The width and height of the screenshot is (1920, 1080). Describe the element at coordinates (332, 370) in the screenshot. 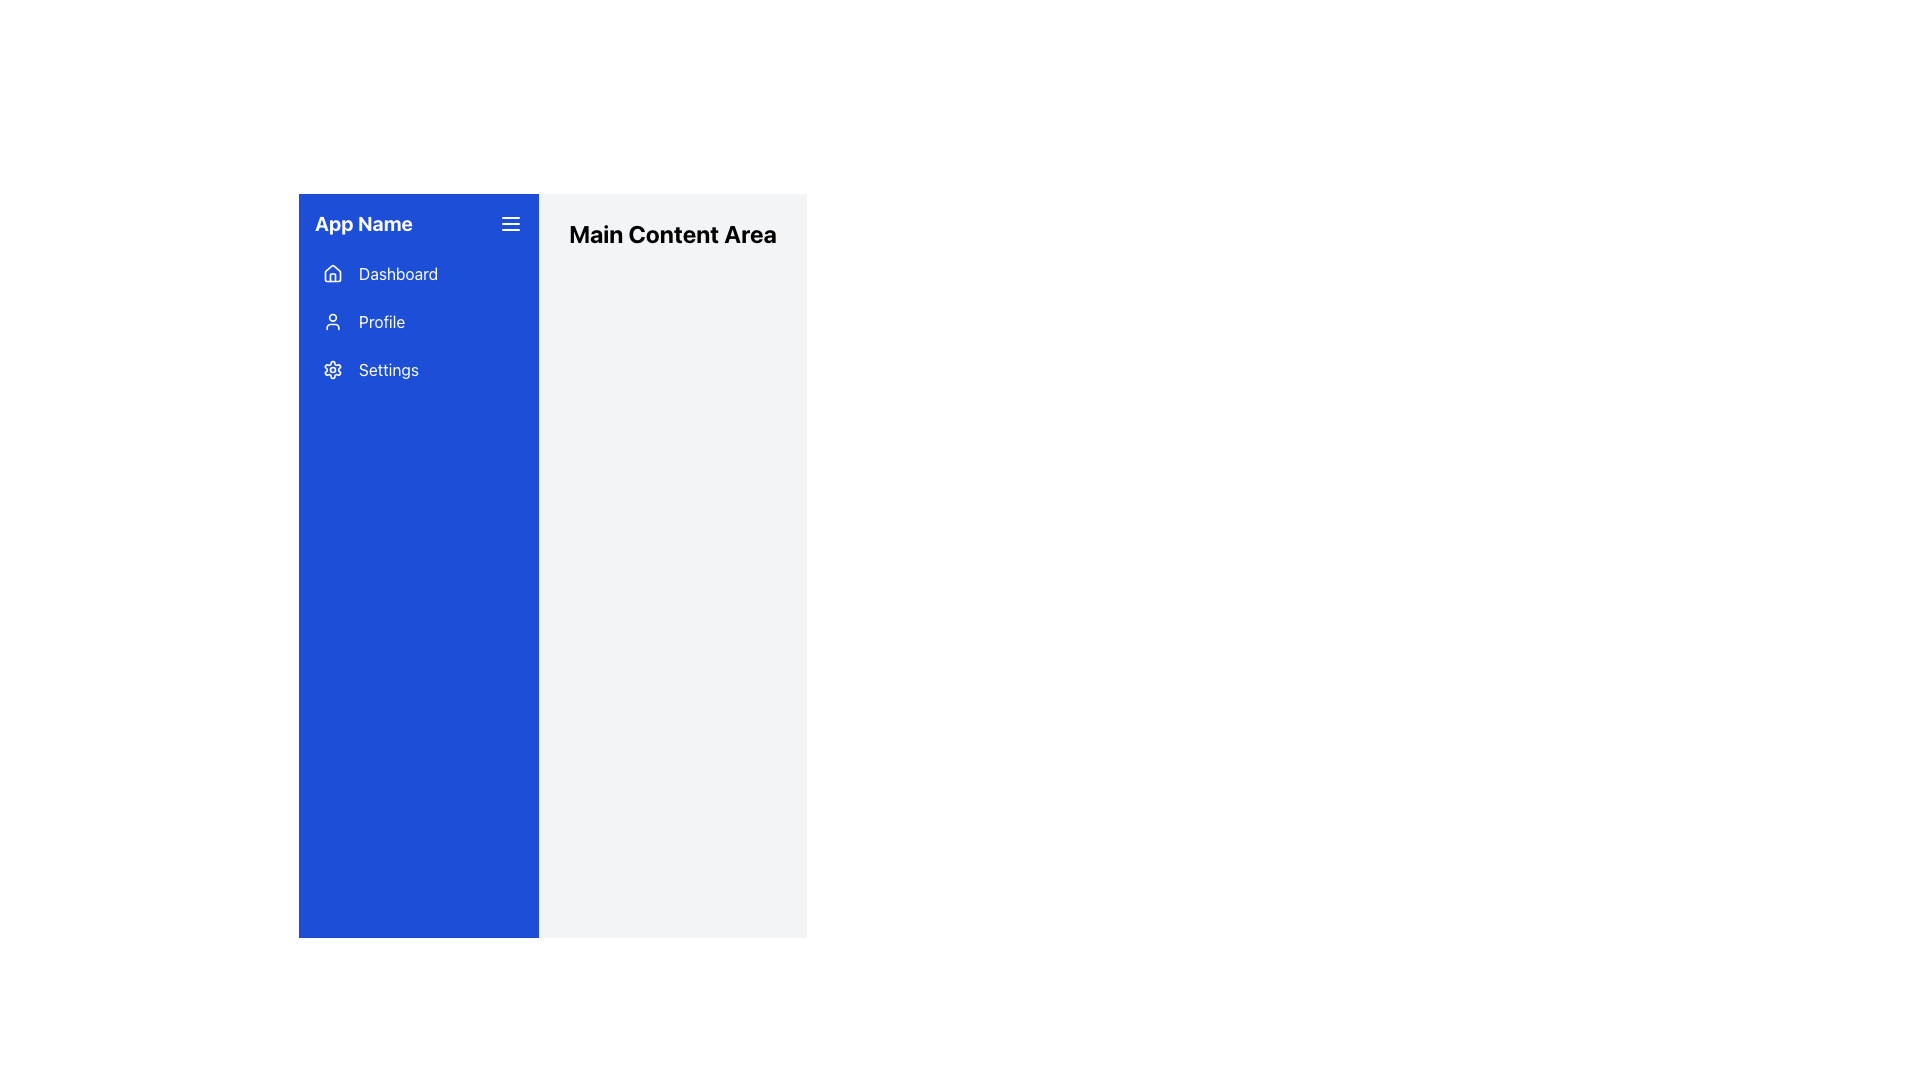

I see `the small gear-shaped settings icon located in the blue sidebar menu to the left of the word 'Settings'` at that location.